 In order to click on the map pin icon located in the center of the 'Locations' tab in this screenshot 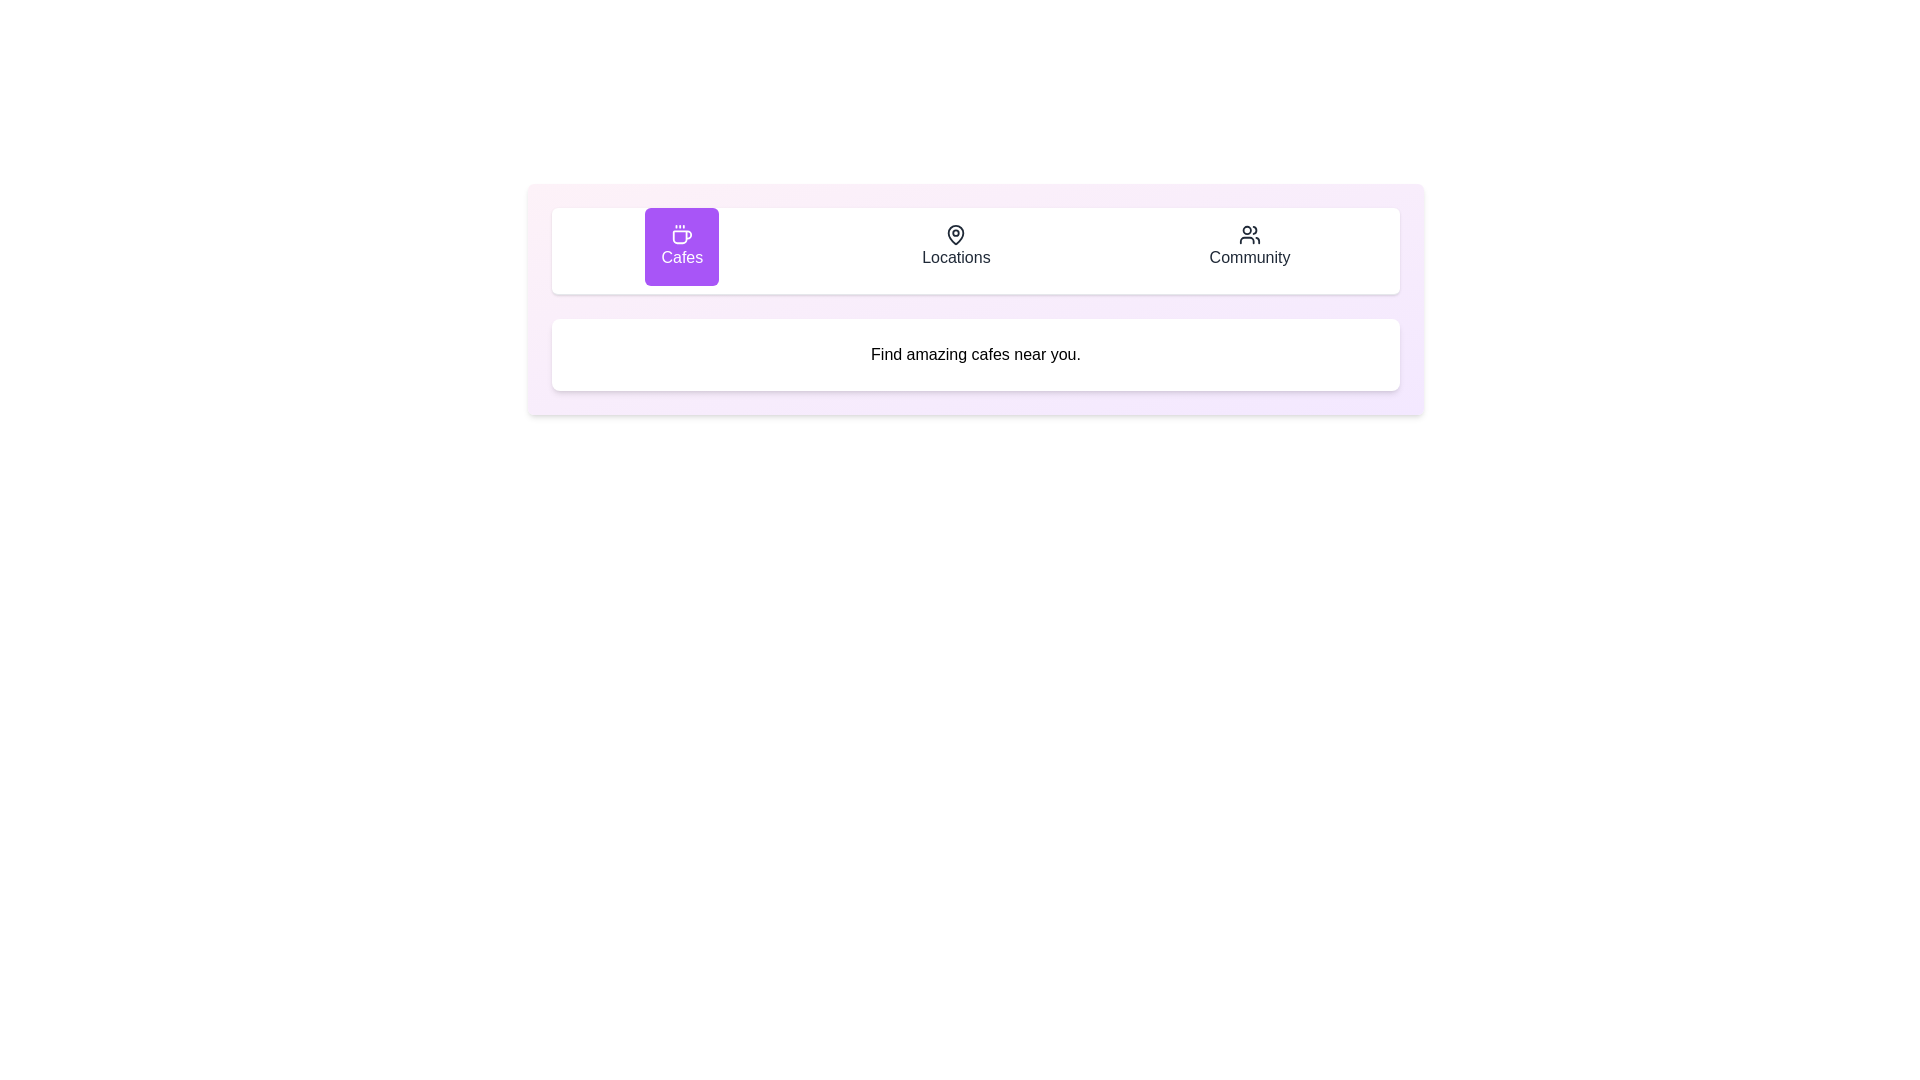, I will do `click(955, 234)`.